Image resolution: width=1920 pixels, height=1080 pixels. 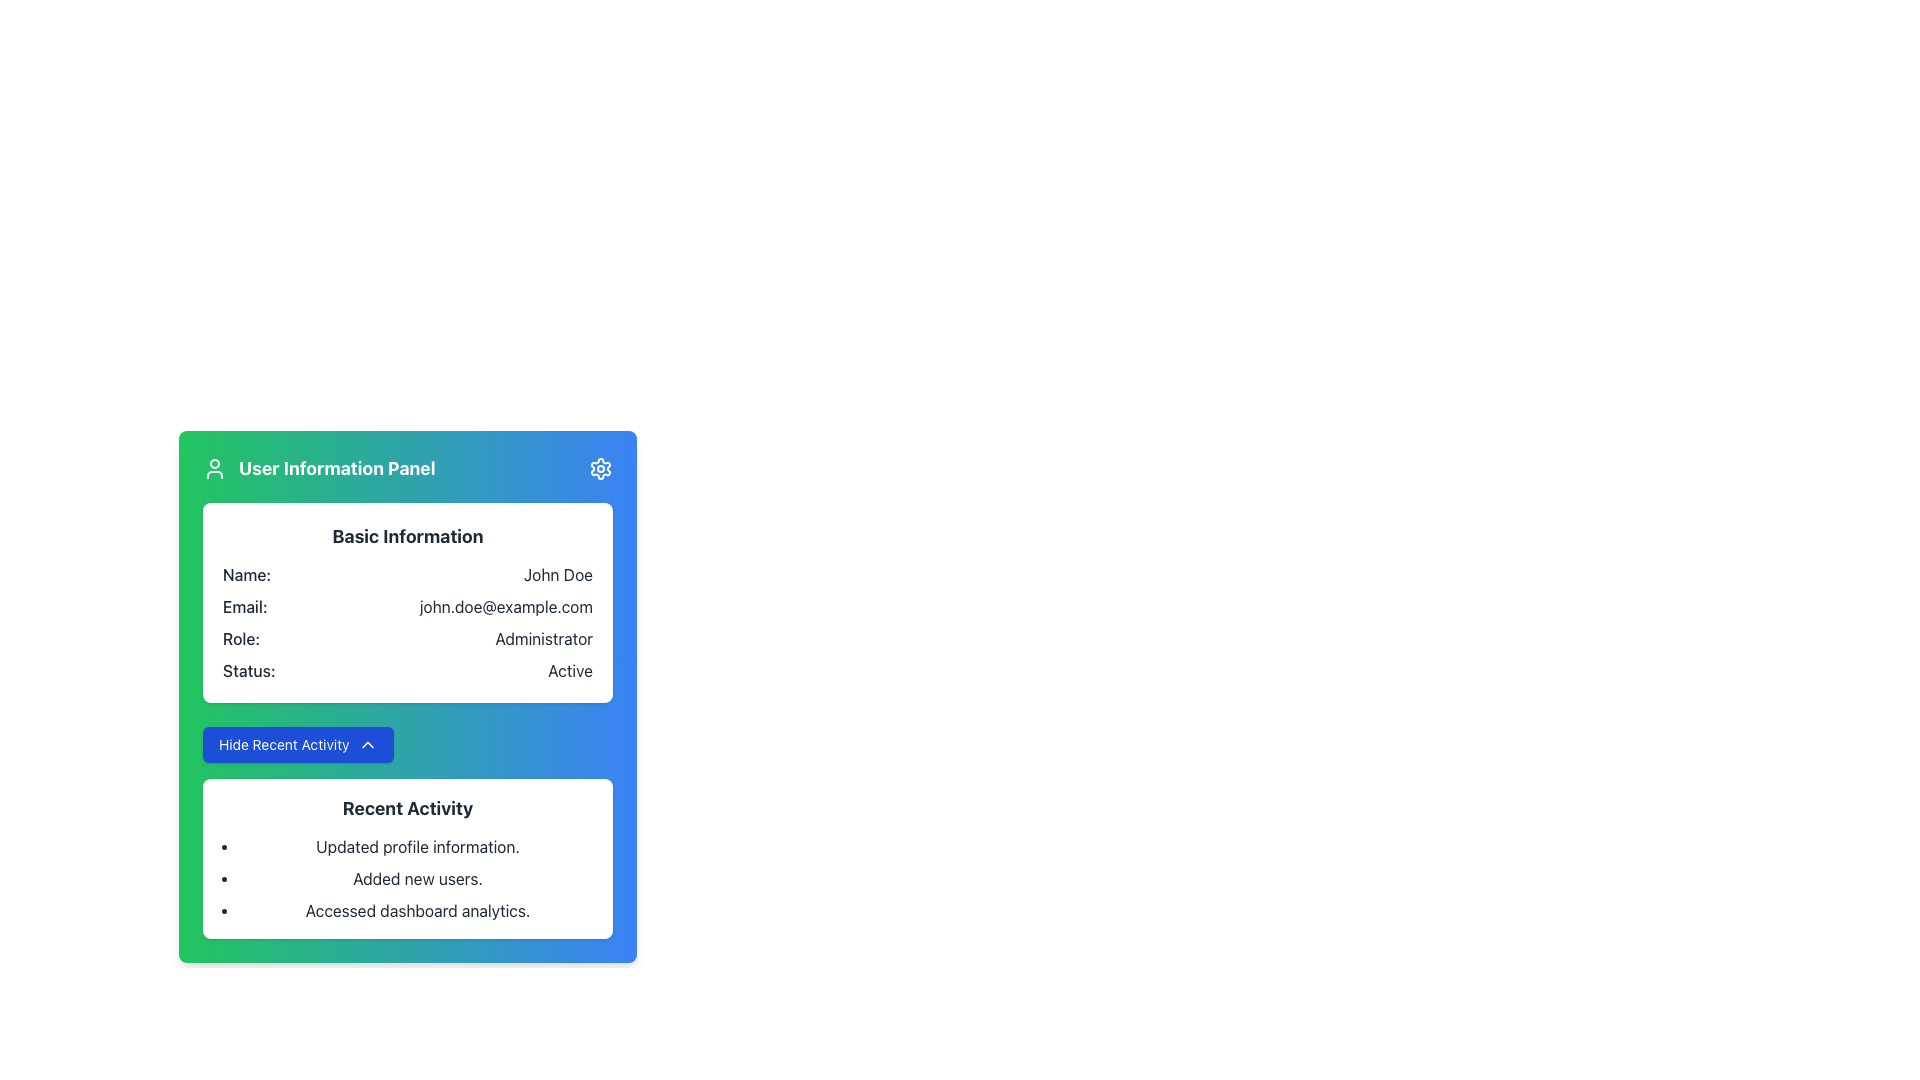 What do you see at coordinates (416, 910) in the screenshot?
I see `the text element that states 'Accessed dashboard analytics.' which is the third item in the bulleted list under the 'Recent Activity' section` at bounding box center [416, 910].